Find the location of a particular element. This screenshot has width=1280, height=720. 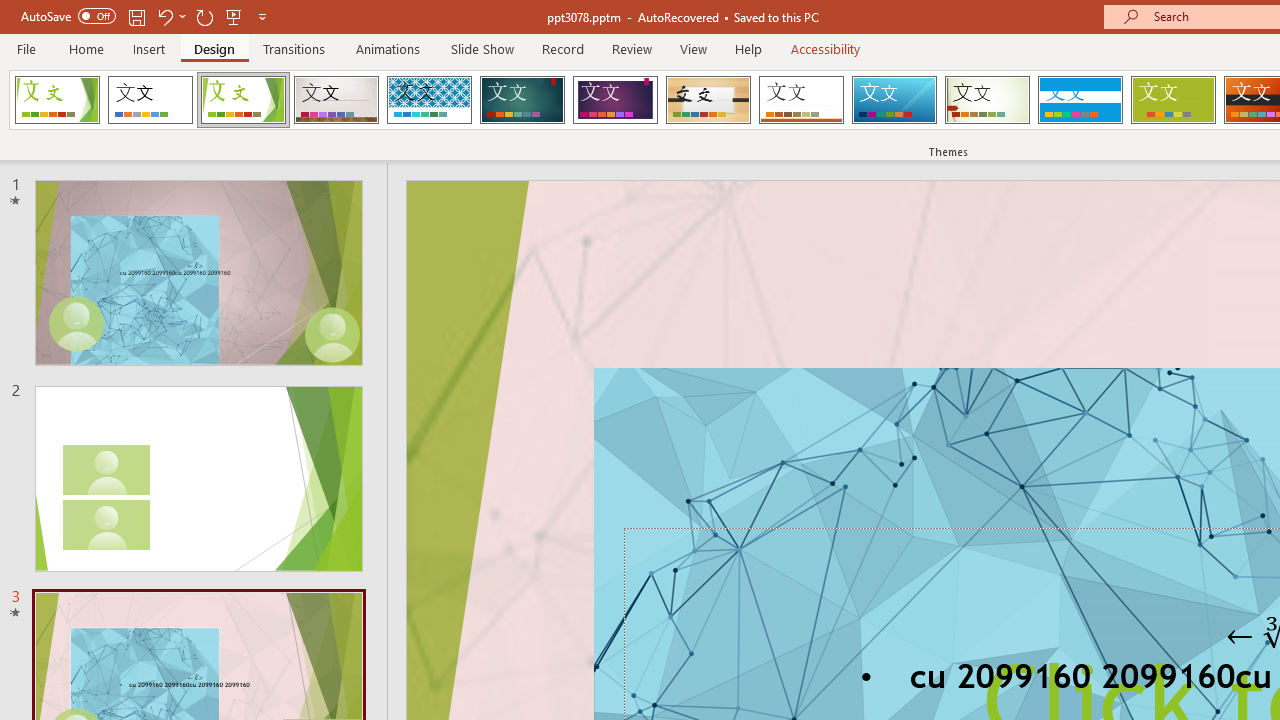

'Gallery' is located at coordinates (336, 100).